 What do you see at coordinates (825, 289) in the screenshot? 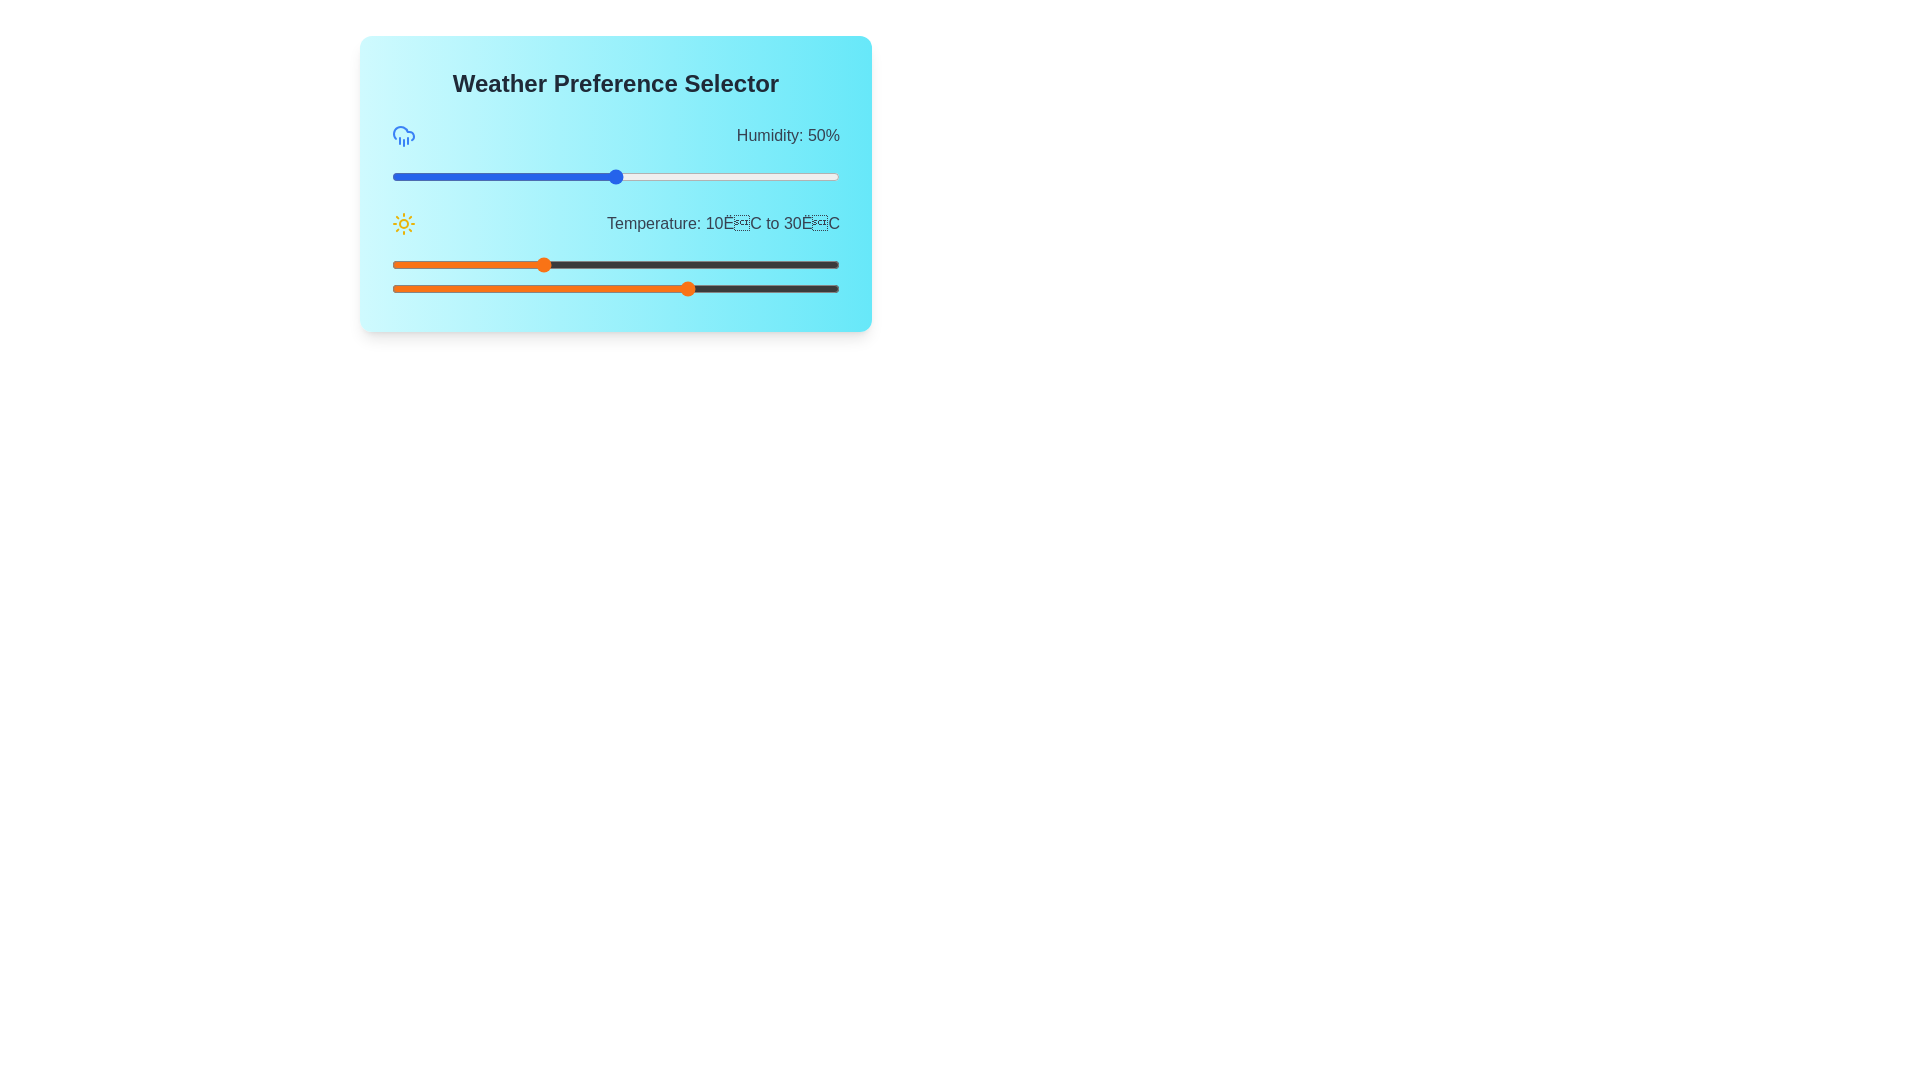
I see `the maximum temperature slider to 48 degrees Celsius` at bounding box center [825, 289].